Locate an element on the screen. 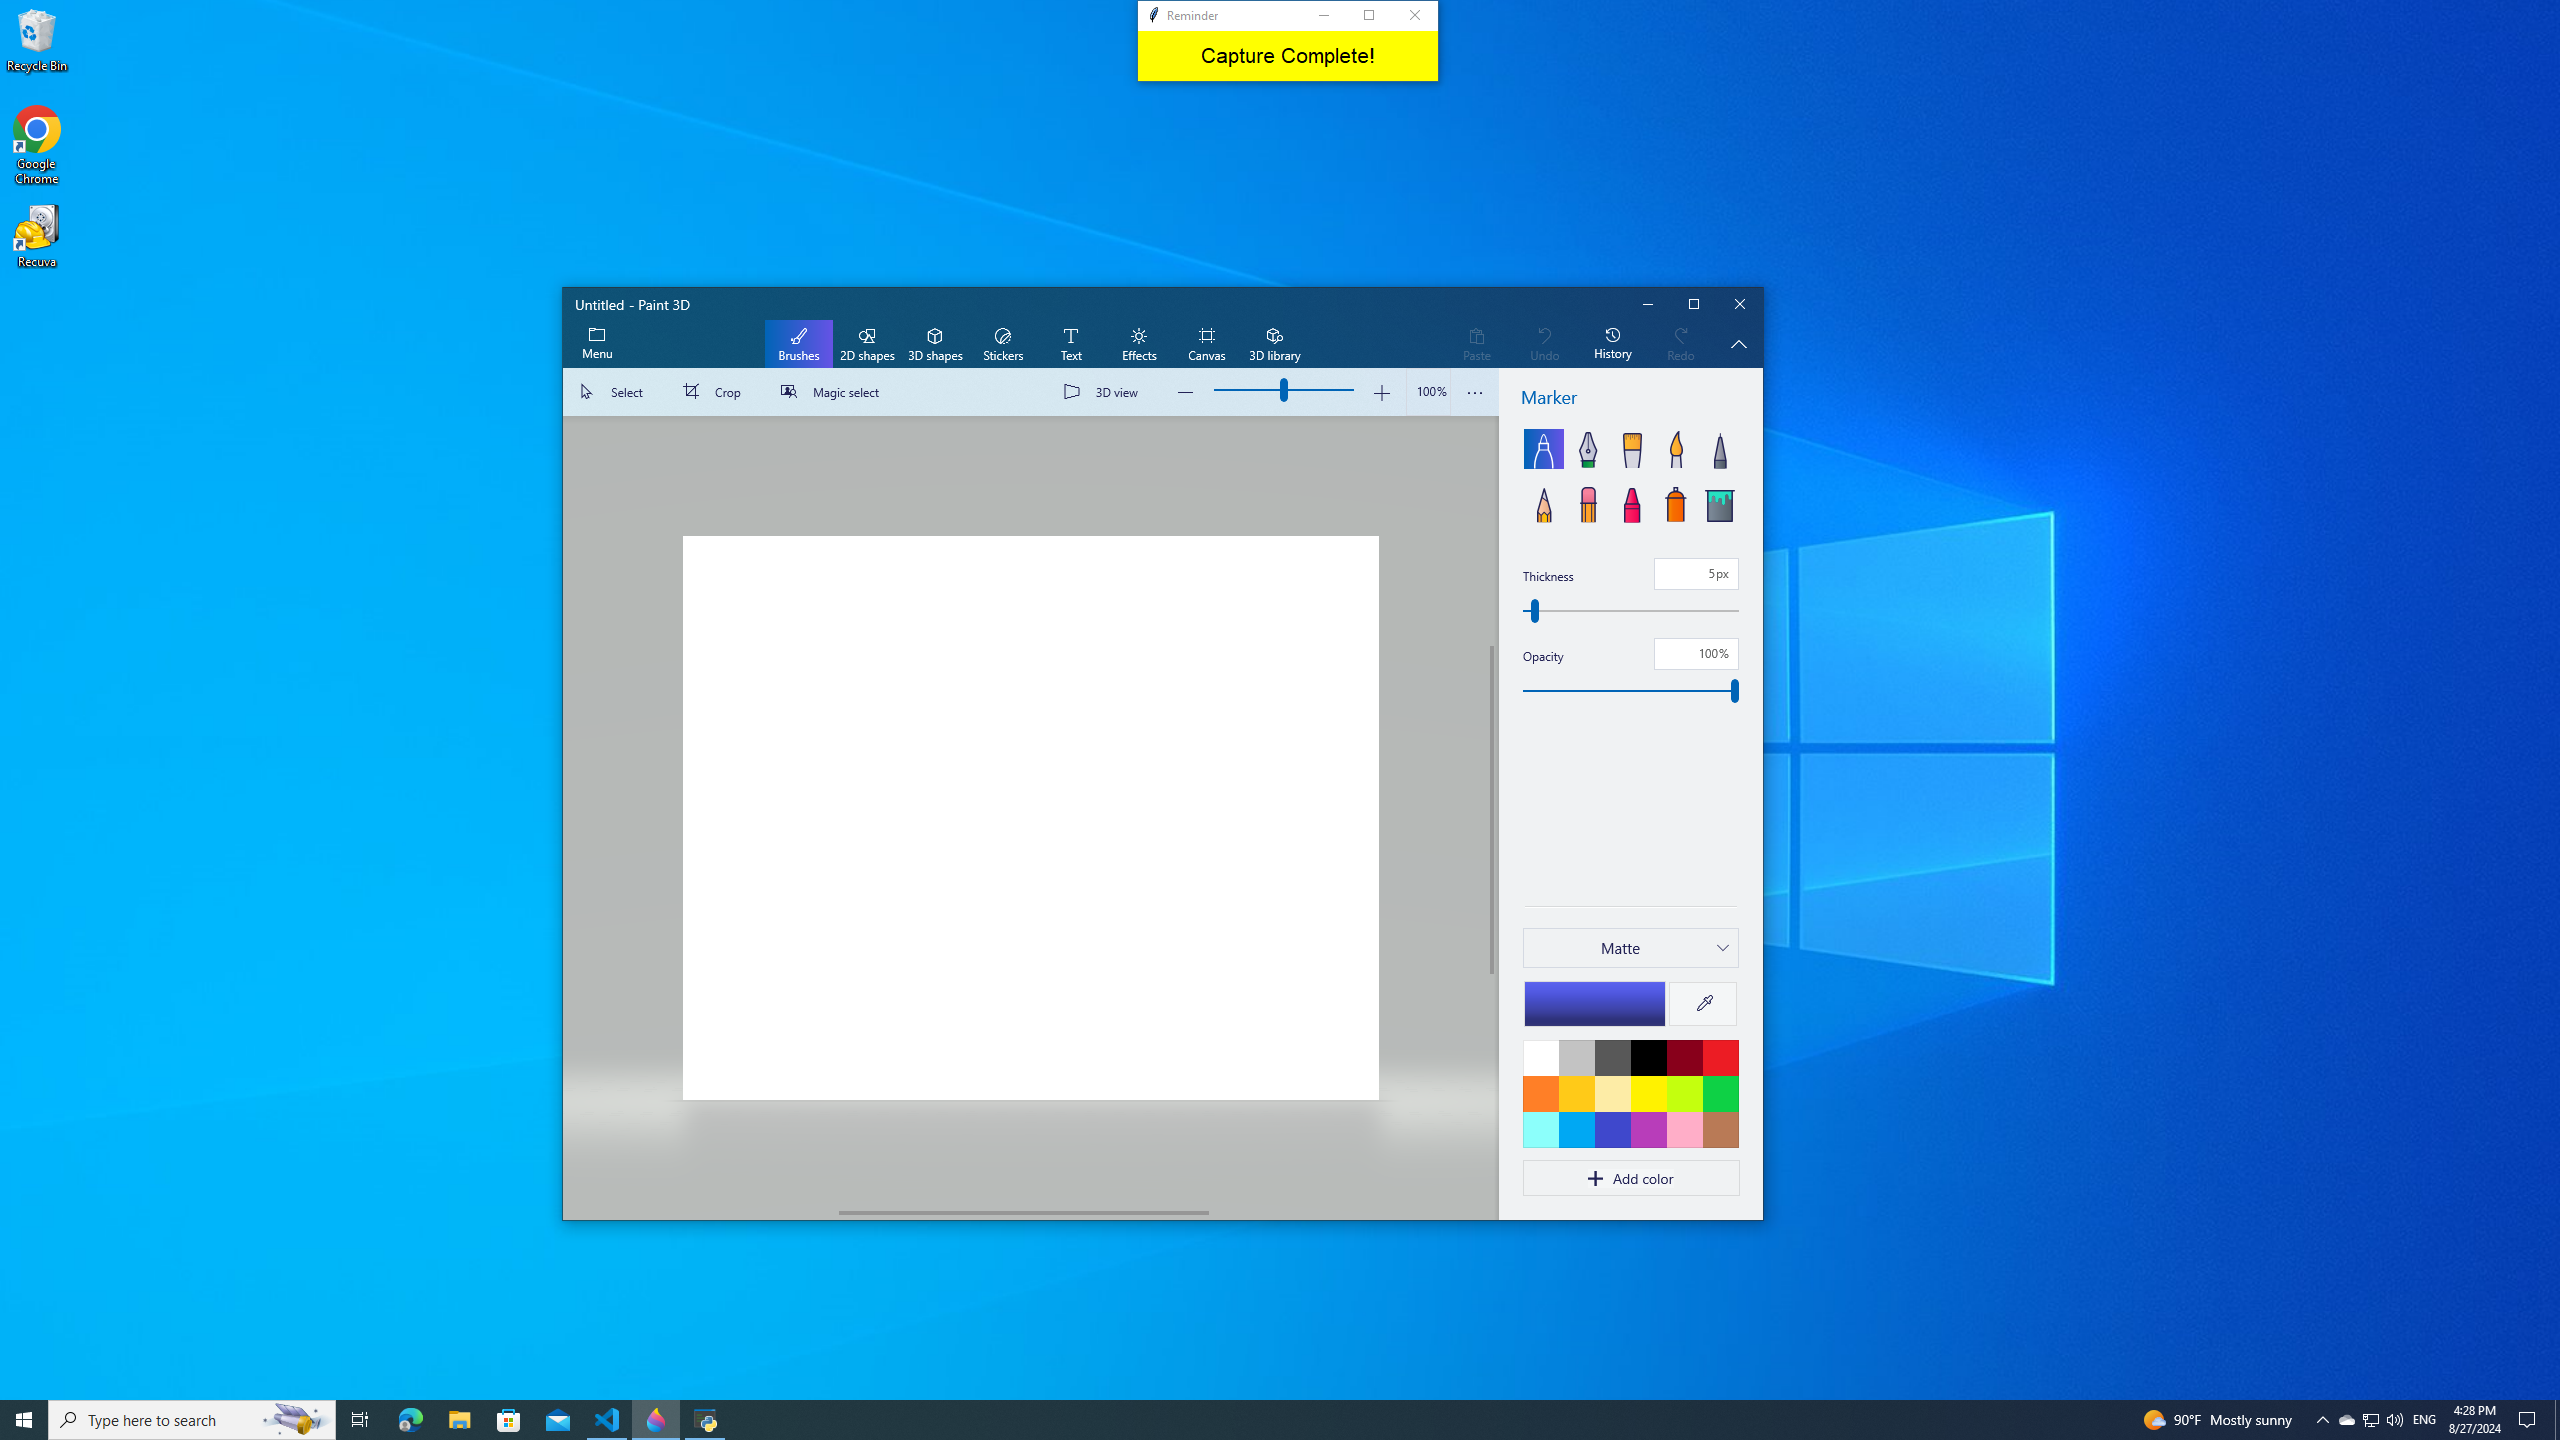 This screenshot has height=1440, width=2560. 'Pink' is located at coordinates (1647, 1129).